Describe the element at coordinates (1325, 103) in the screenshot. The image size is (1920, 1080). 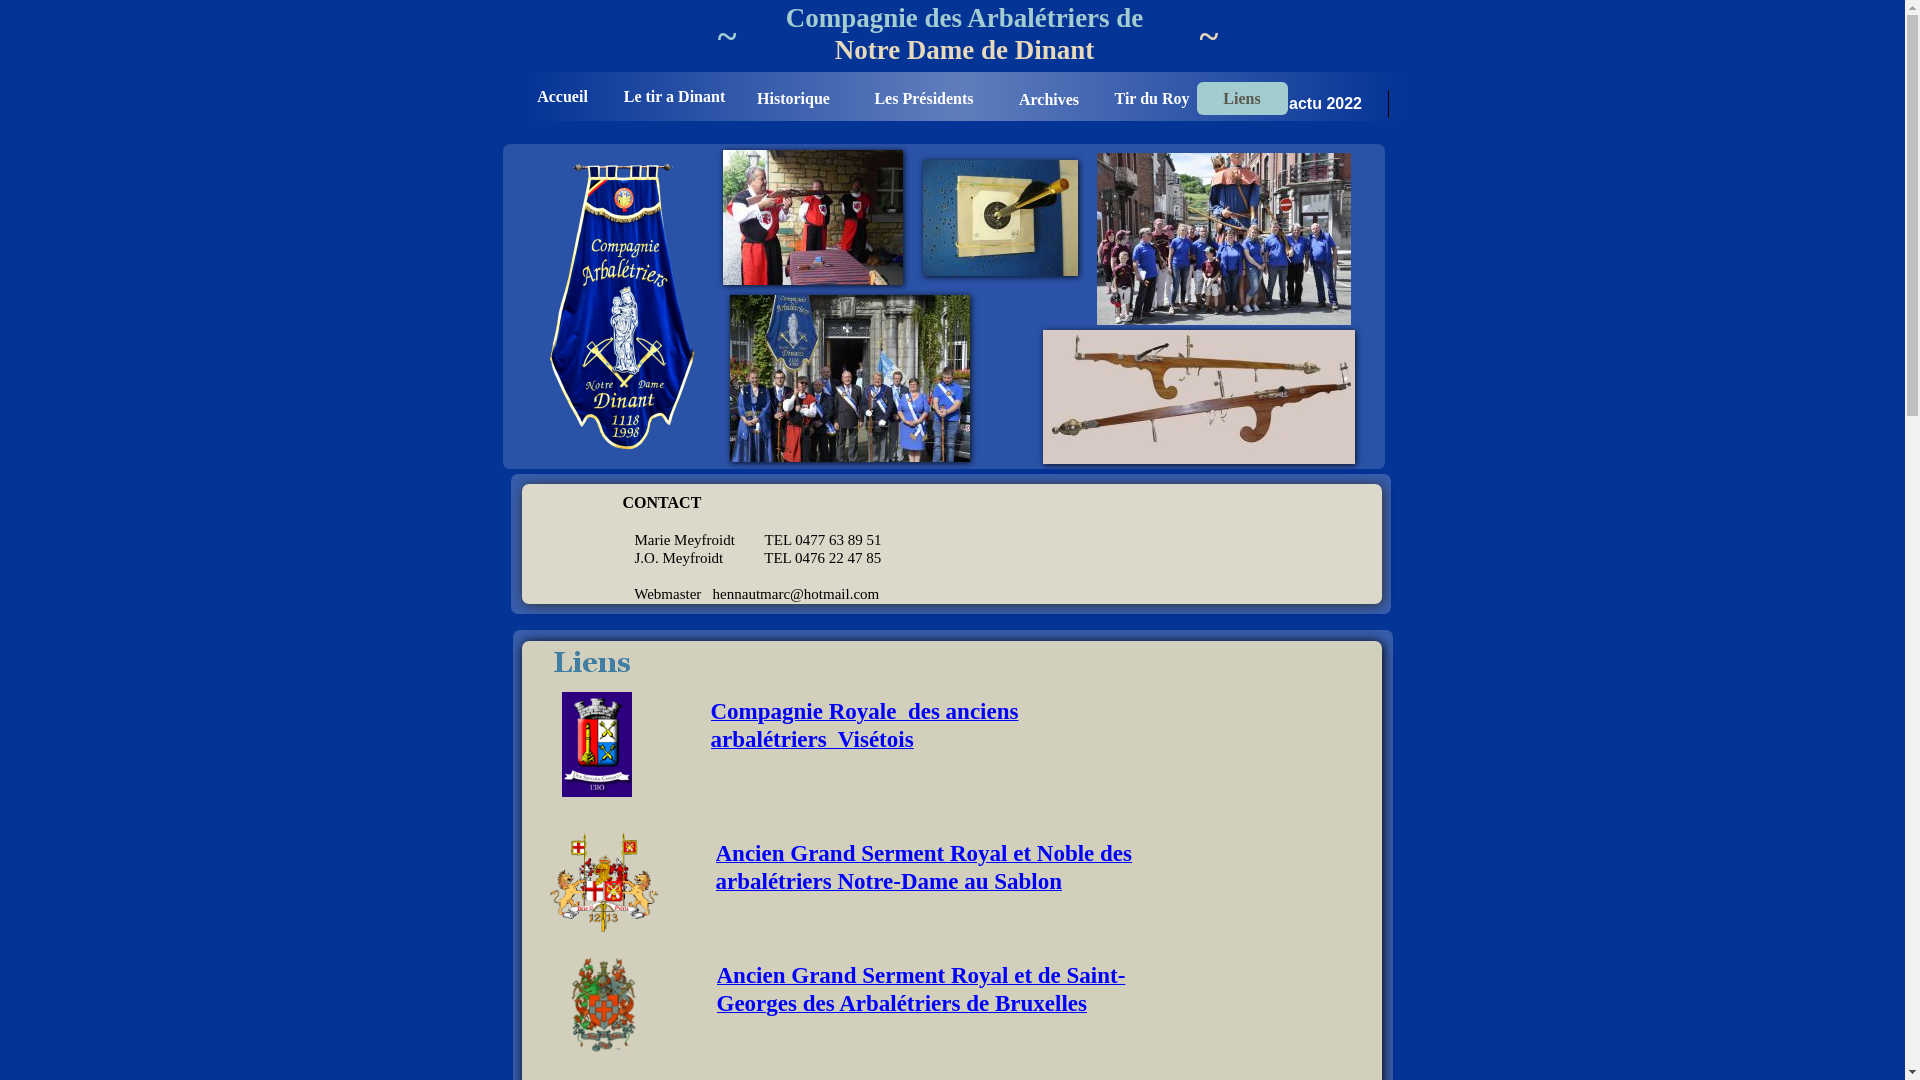
I see `'actu 2022'` at that location.